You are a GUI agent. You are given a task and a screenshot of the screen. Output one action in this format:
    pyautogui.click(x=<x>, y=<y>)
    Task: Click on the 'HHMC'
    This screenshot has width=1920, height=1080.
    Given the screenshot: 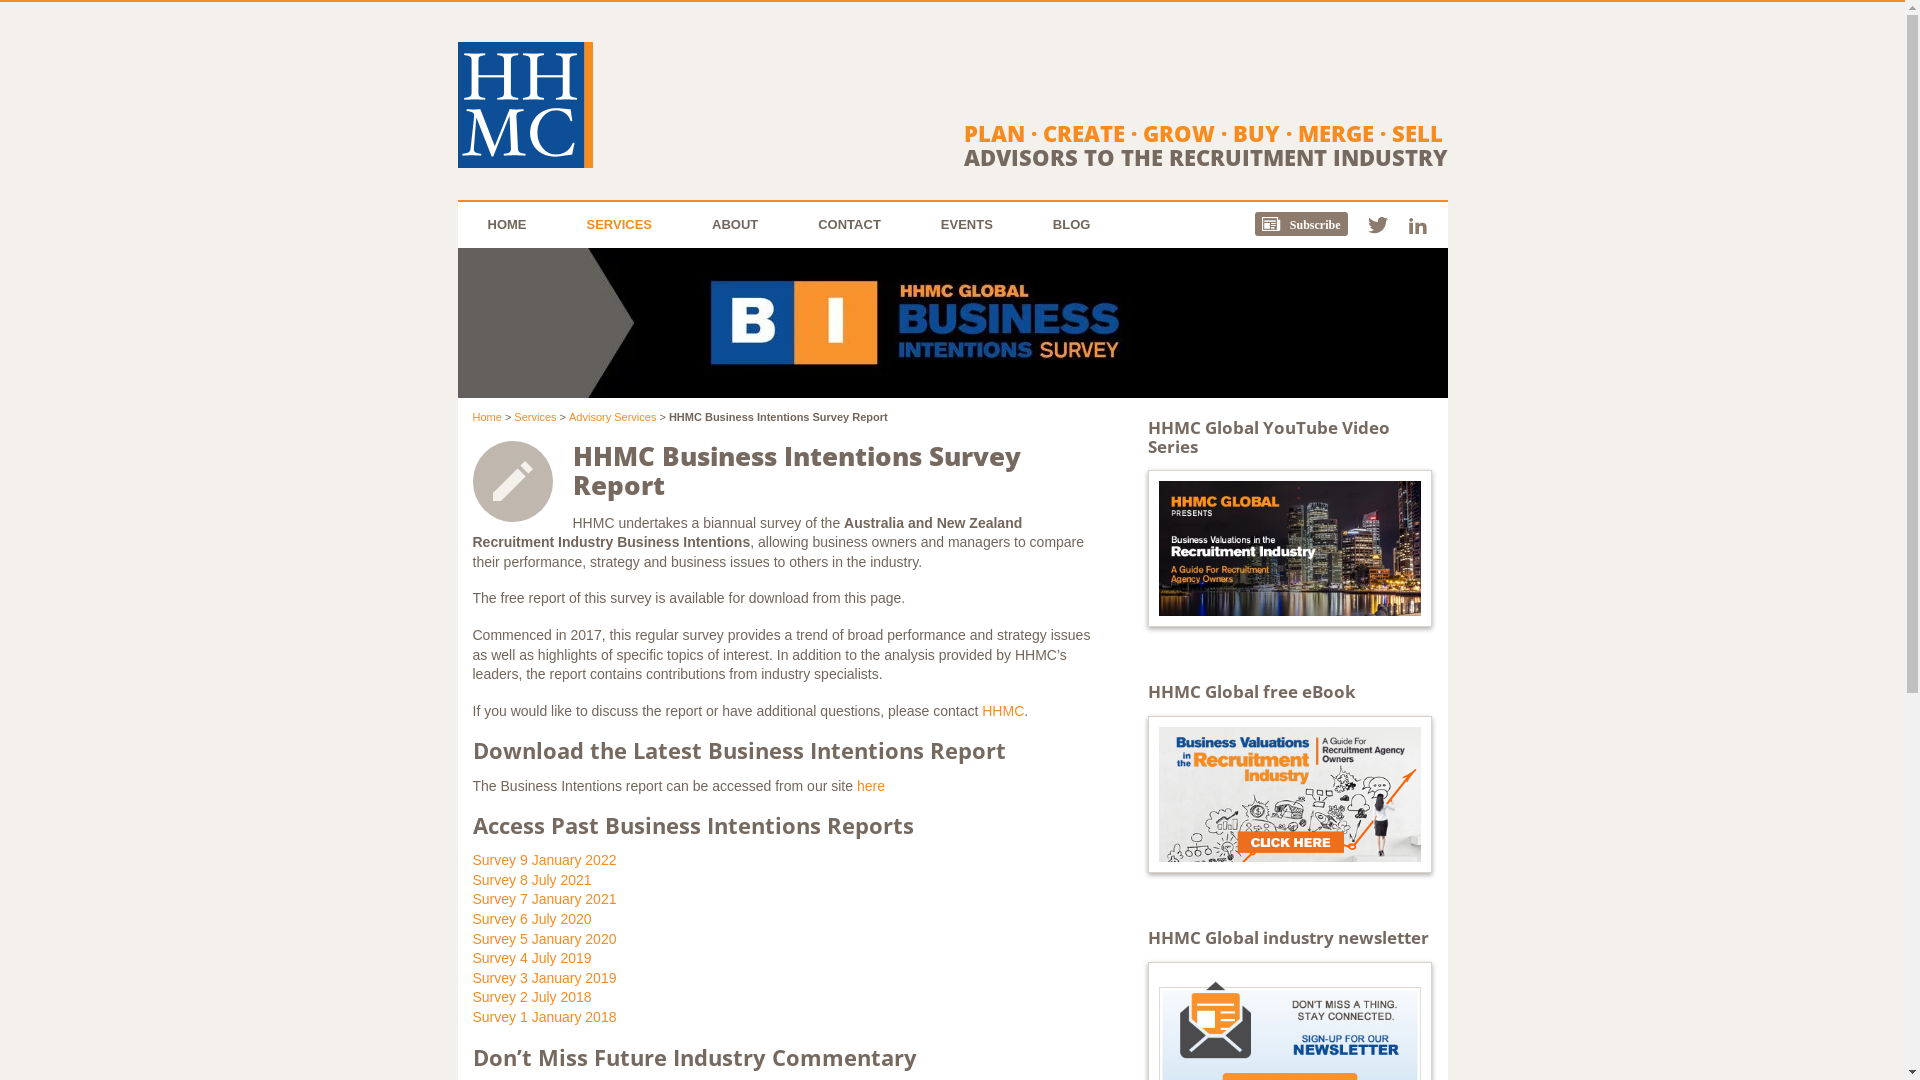 What is the action you would take?
    pyautogui.click(x=1003, y=709)
    